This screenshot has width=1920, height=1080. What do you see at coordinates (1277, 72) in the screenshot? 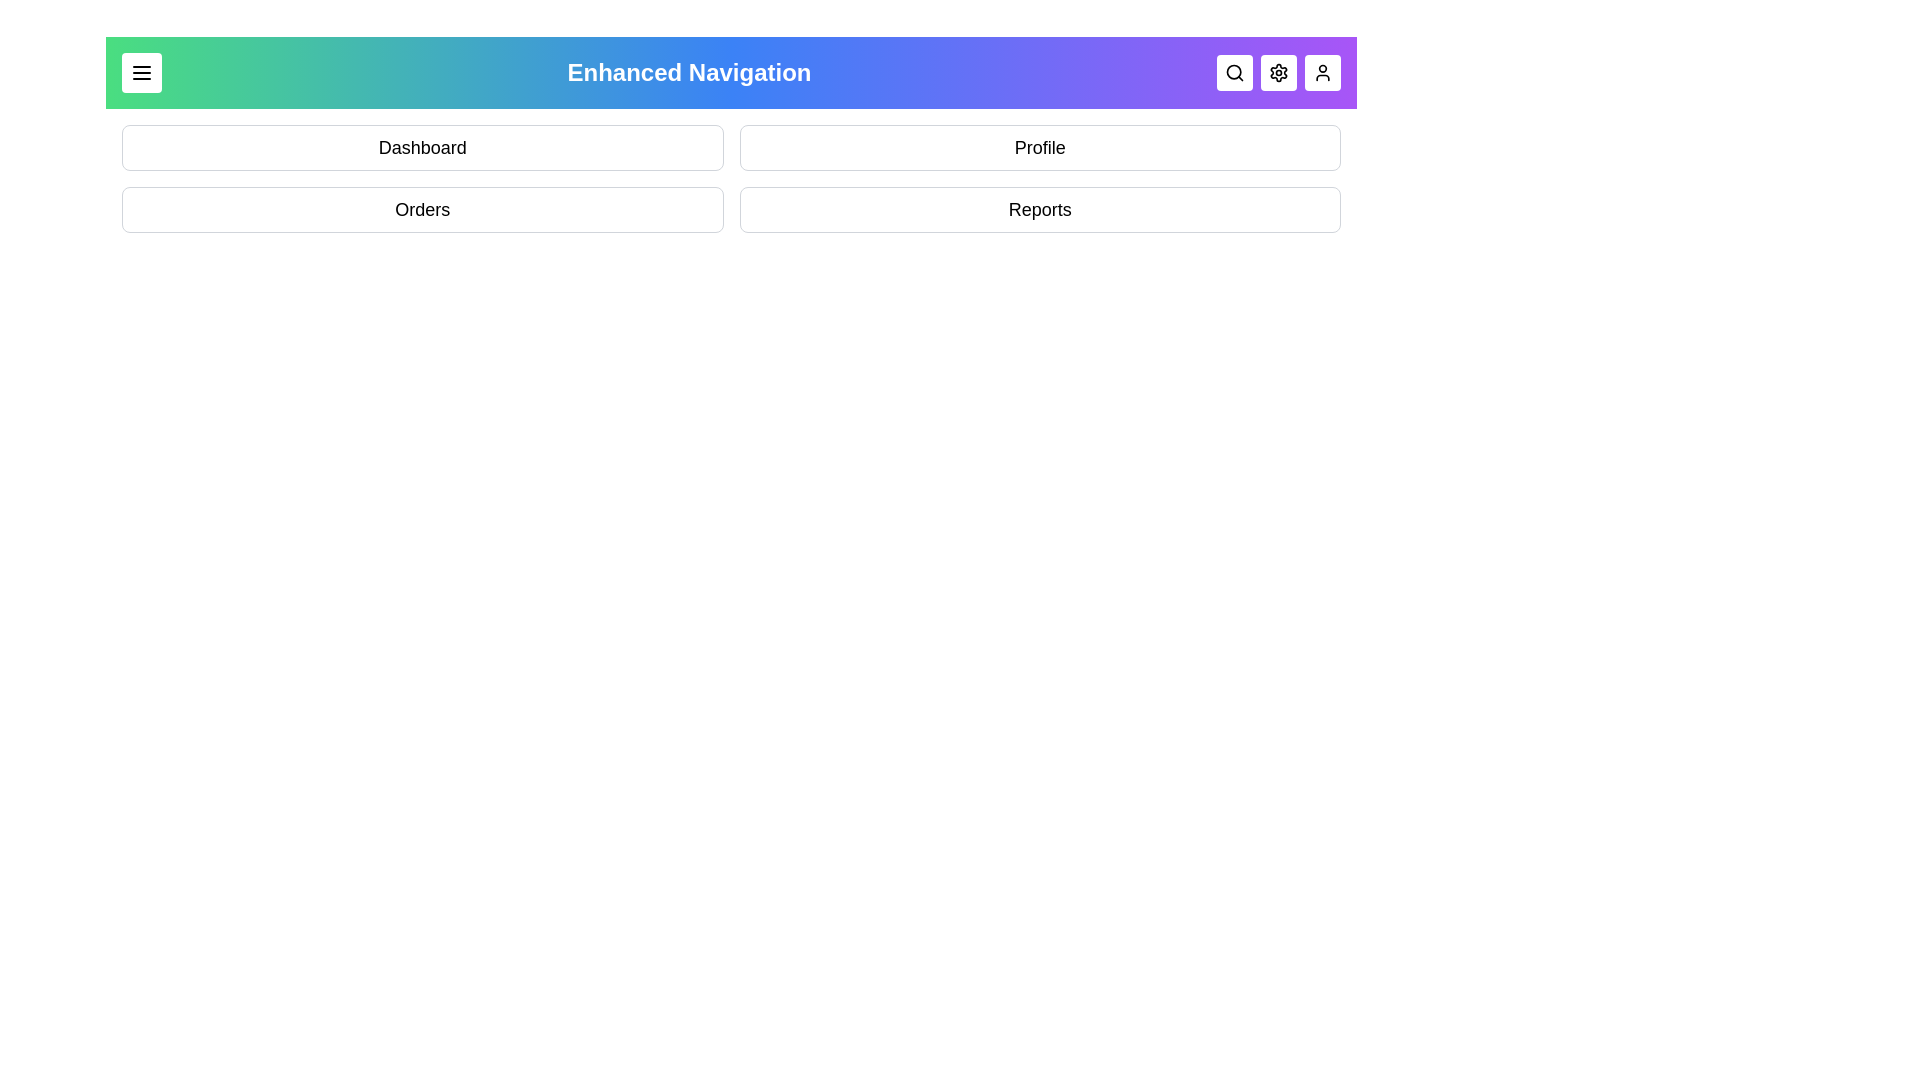
I see `the settings button` at bounding box center [1277, 72].